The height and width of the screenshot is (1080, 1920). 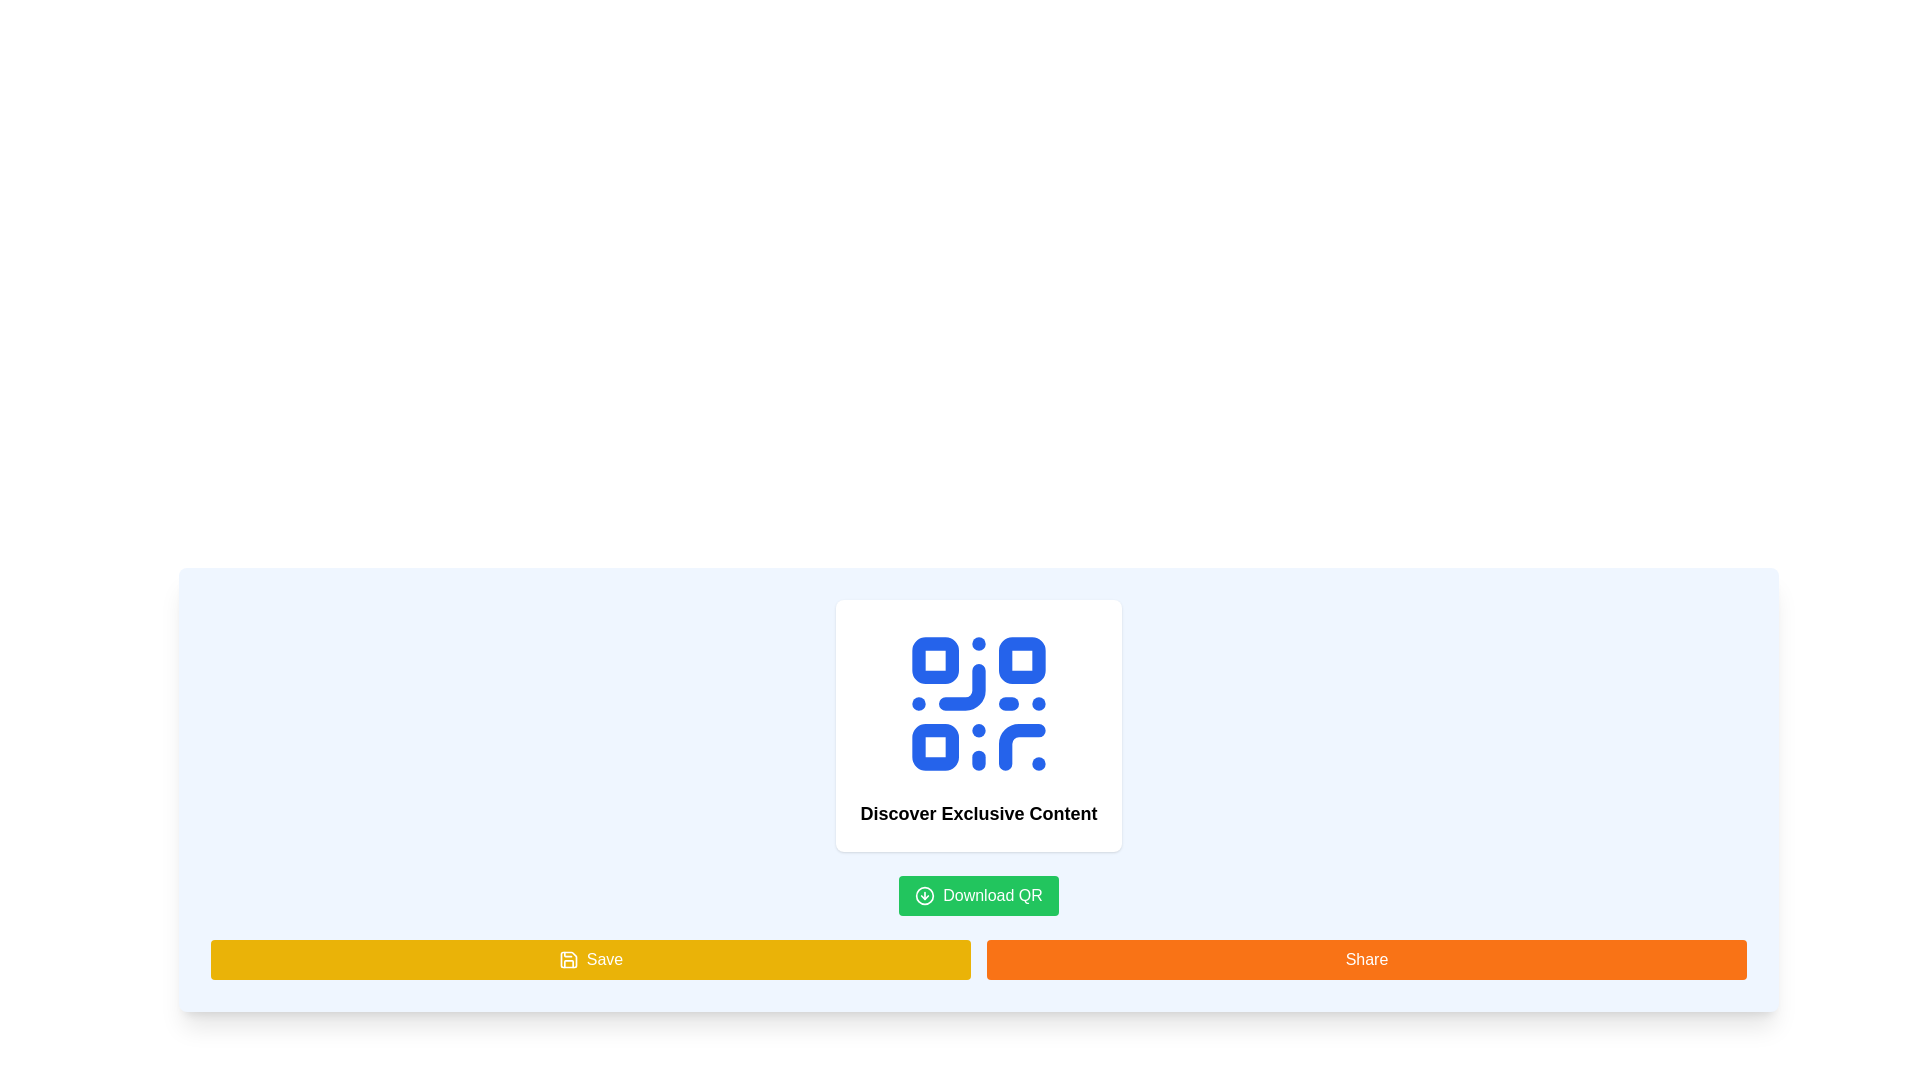 I want to click on the circular graphical component with a blue border and white center located inside the green 'Download QR' button, so click(x=924, y=894).